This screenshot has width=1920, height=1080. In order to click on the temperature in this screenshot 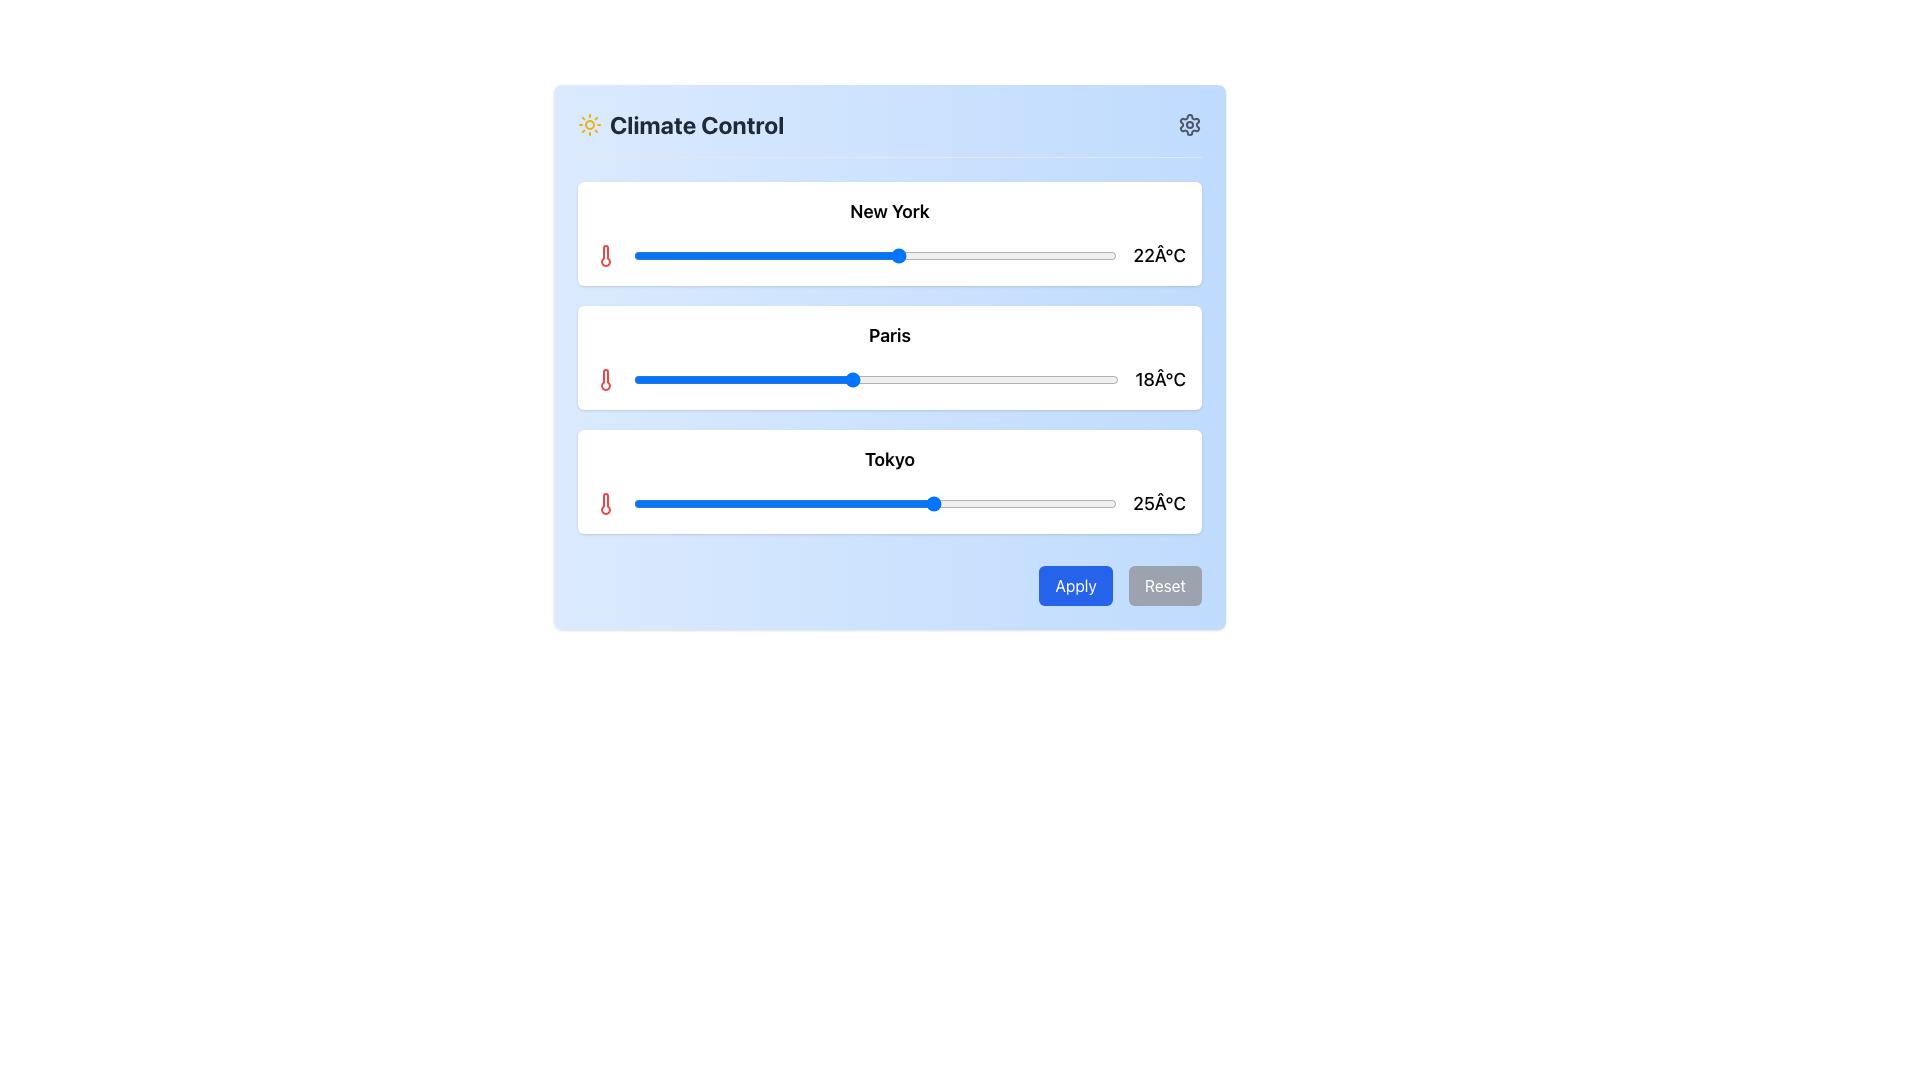, I will do `click(910, 503)`.